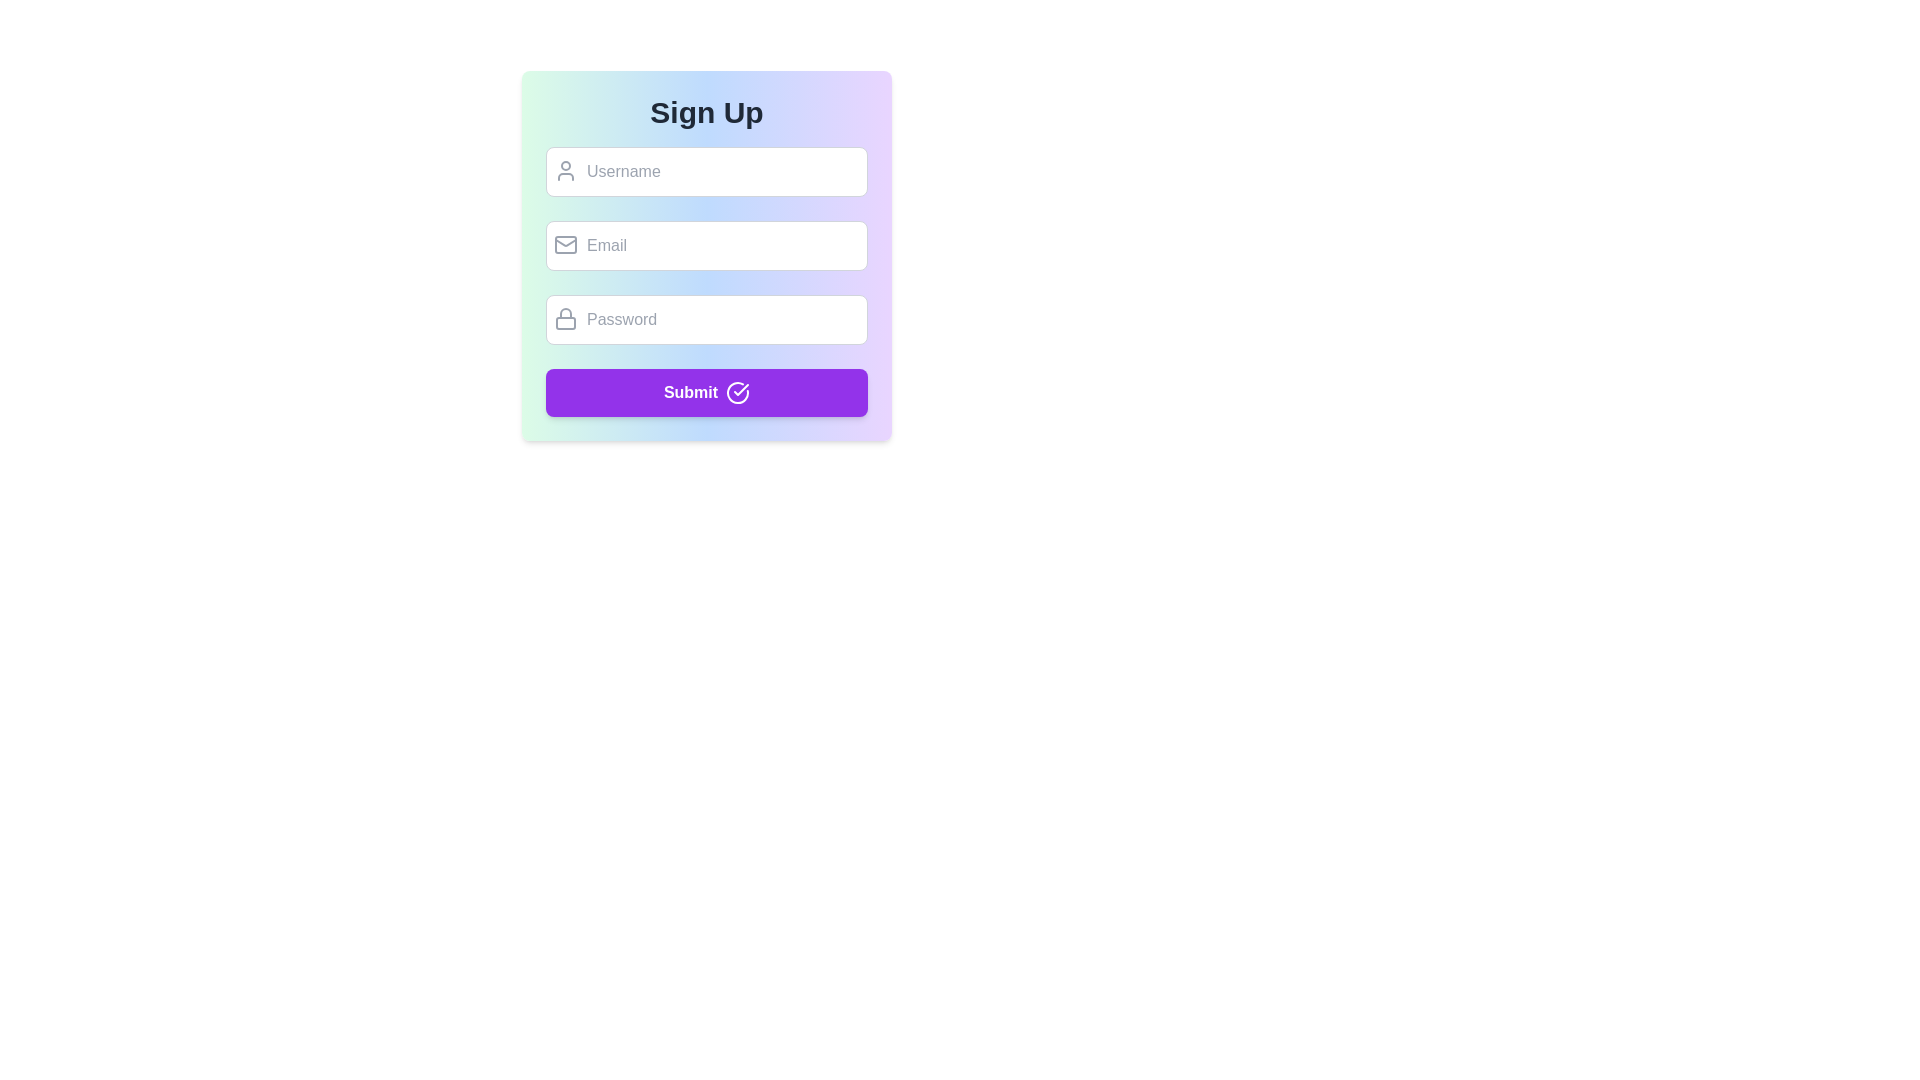 This screenshot has height=1080, width=1920. Describe the element at coordinates (706, 112) in the screenshot. I see `the bold heading that reads 'Sign Up', which is centrally located at the top of a card with a gradient background` at that location.